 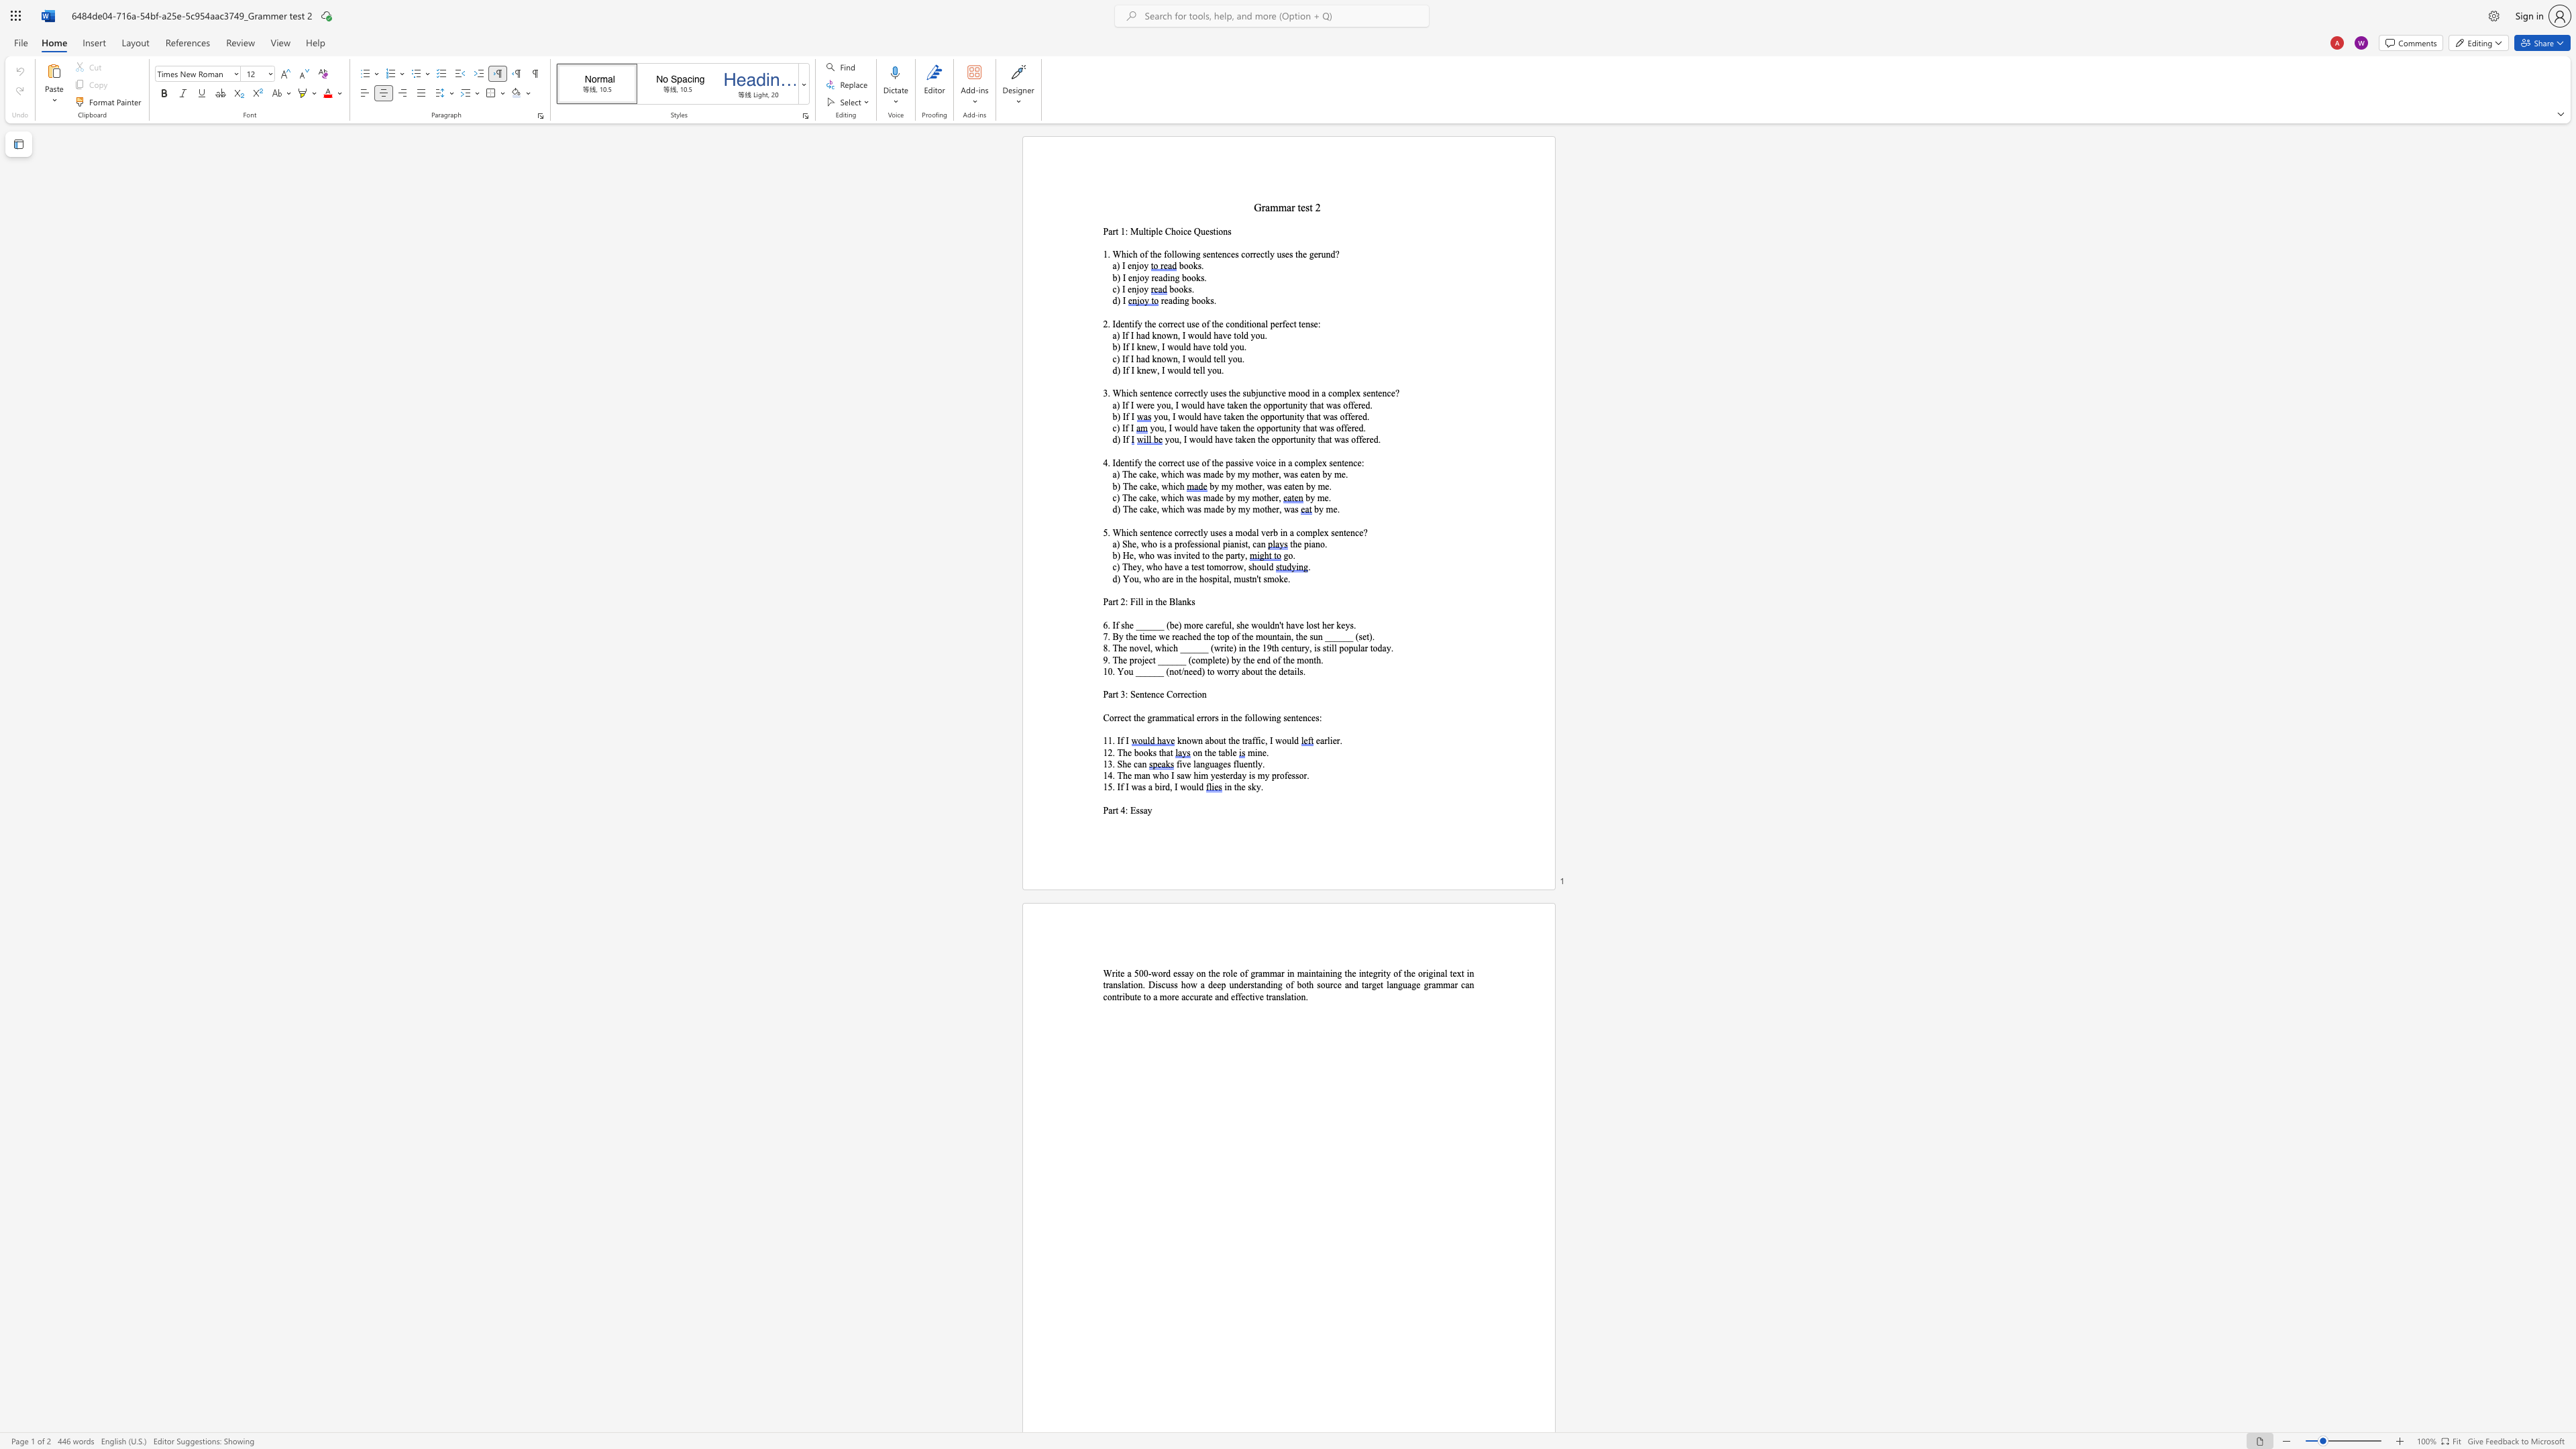 I want to click on the subset text "ly." within the text "five languages fluently.", so click(x=1254, y=764).